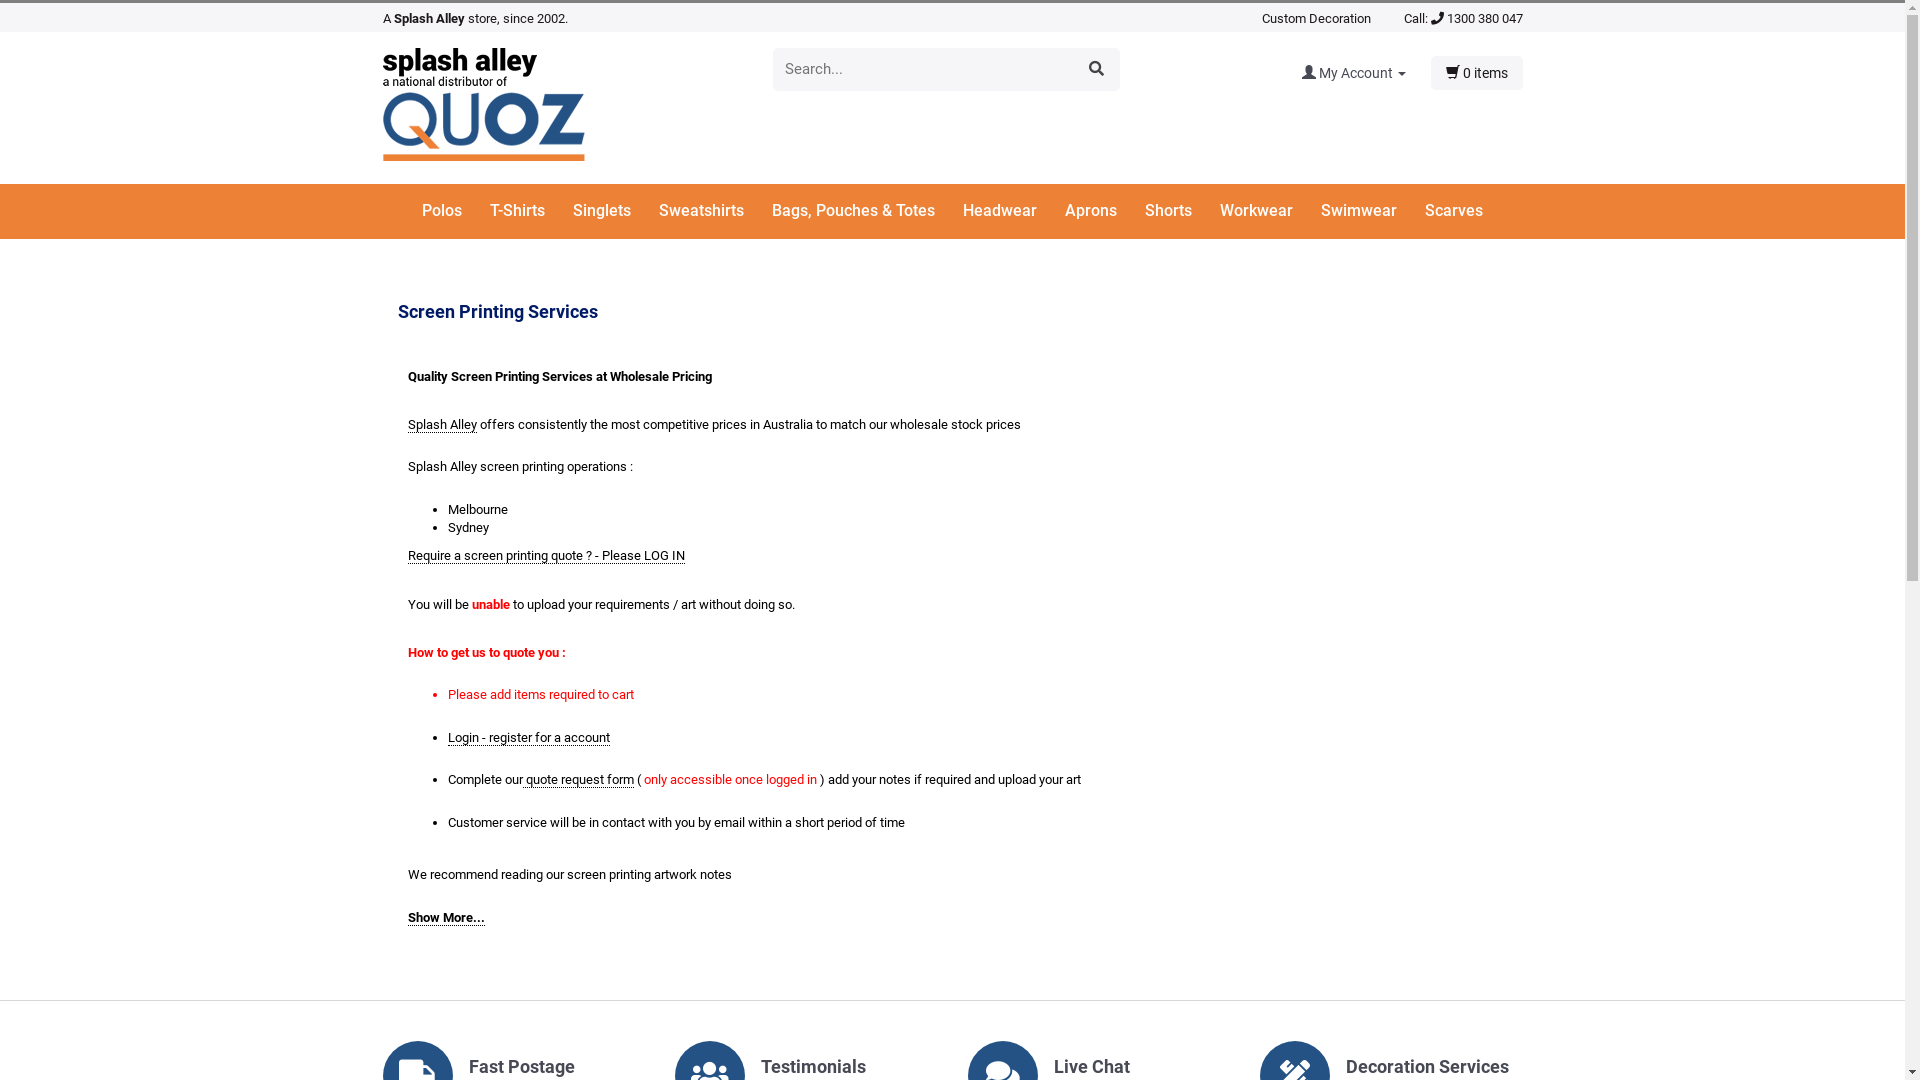 This screenshot has height=1080, width=1920. What do you see at coordinates (445, 918) in the screenshot?
I see `'Show More...'` at bounding box center [445, 918].